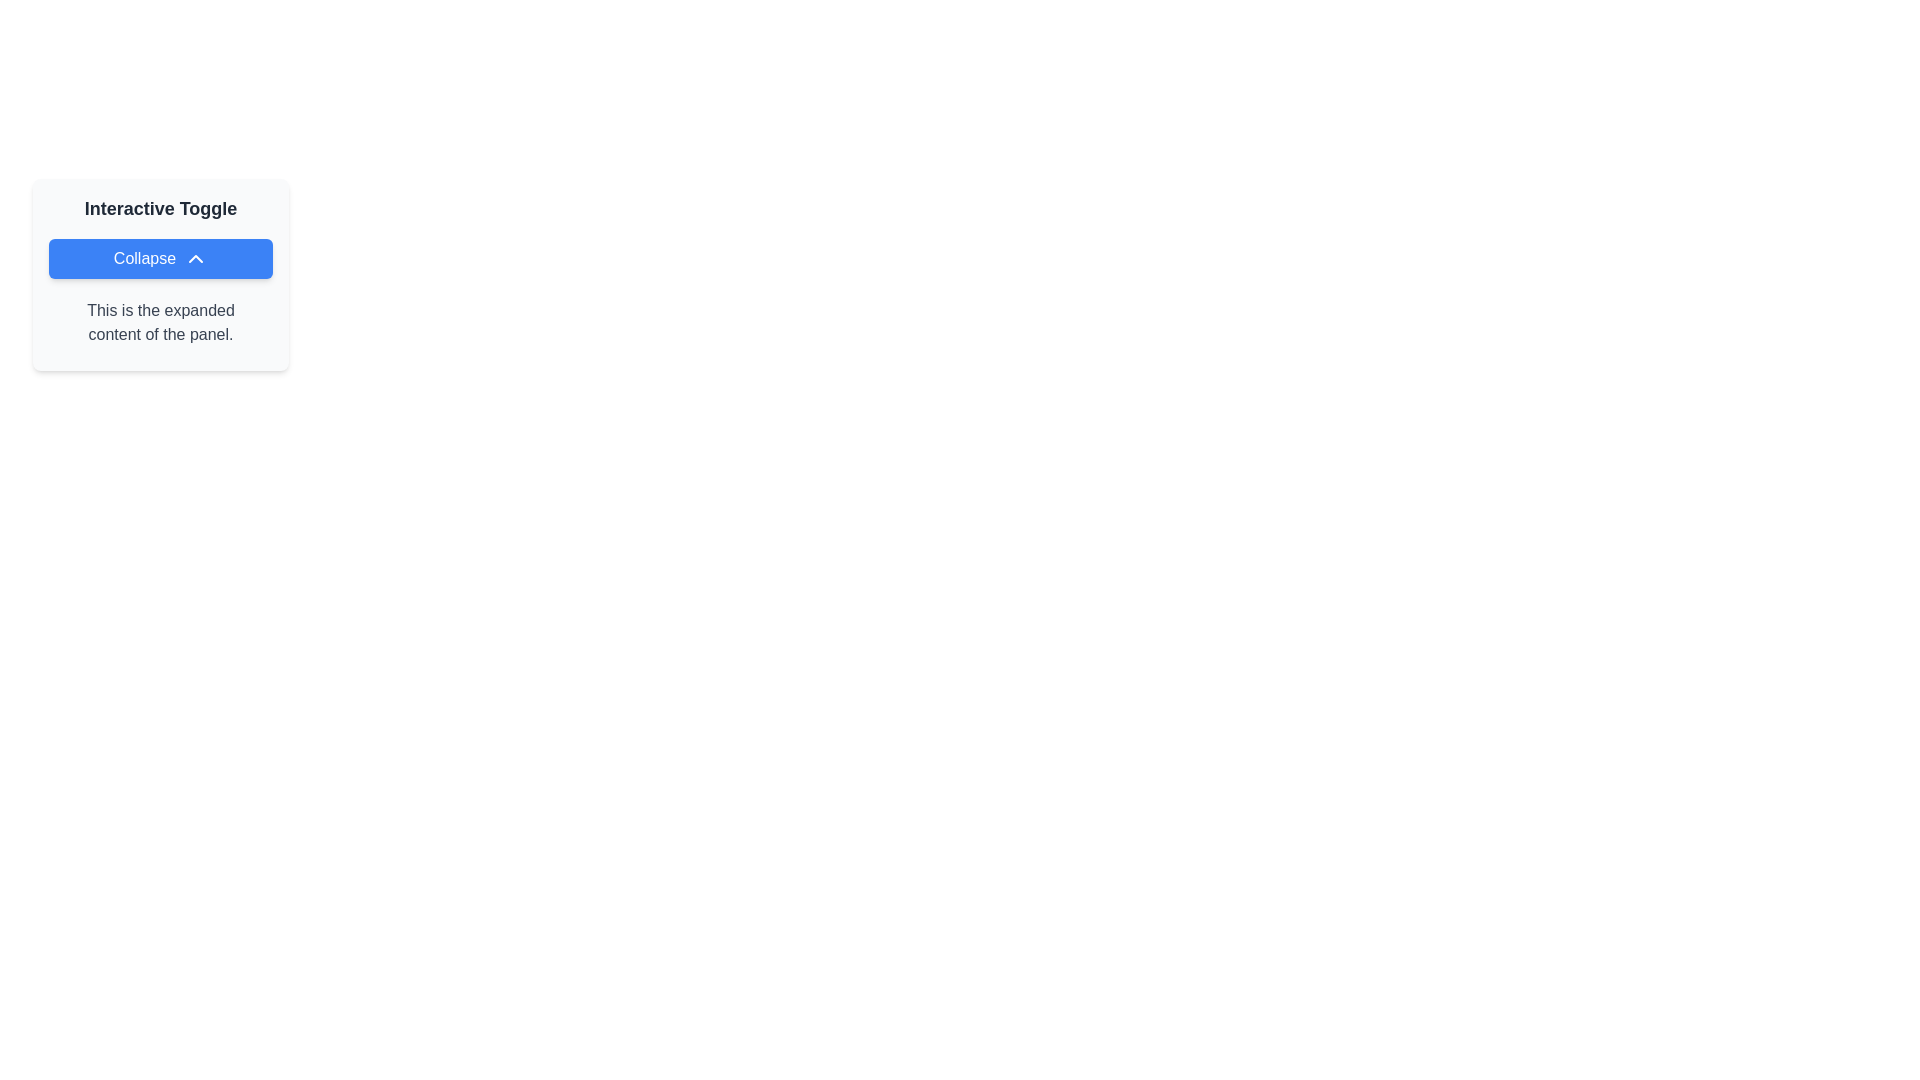 Image resolution: width=1920 pixels, height=1080 pixels. What do you see at coordinates (161, 257) in the screenshot?
I see `the blue 'Collapse' button with white text and an upward-facing chevron icon` at bounding box center [161, 257].